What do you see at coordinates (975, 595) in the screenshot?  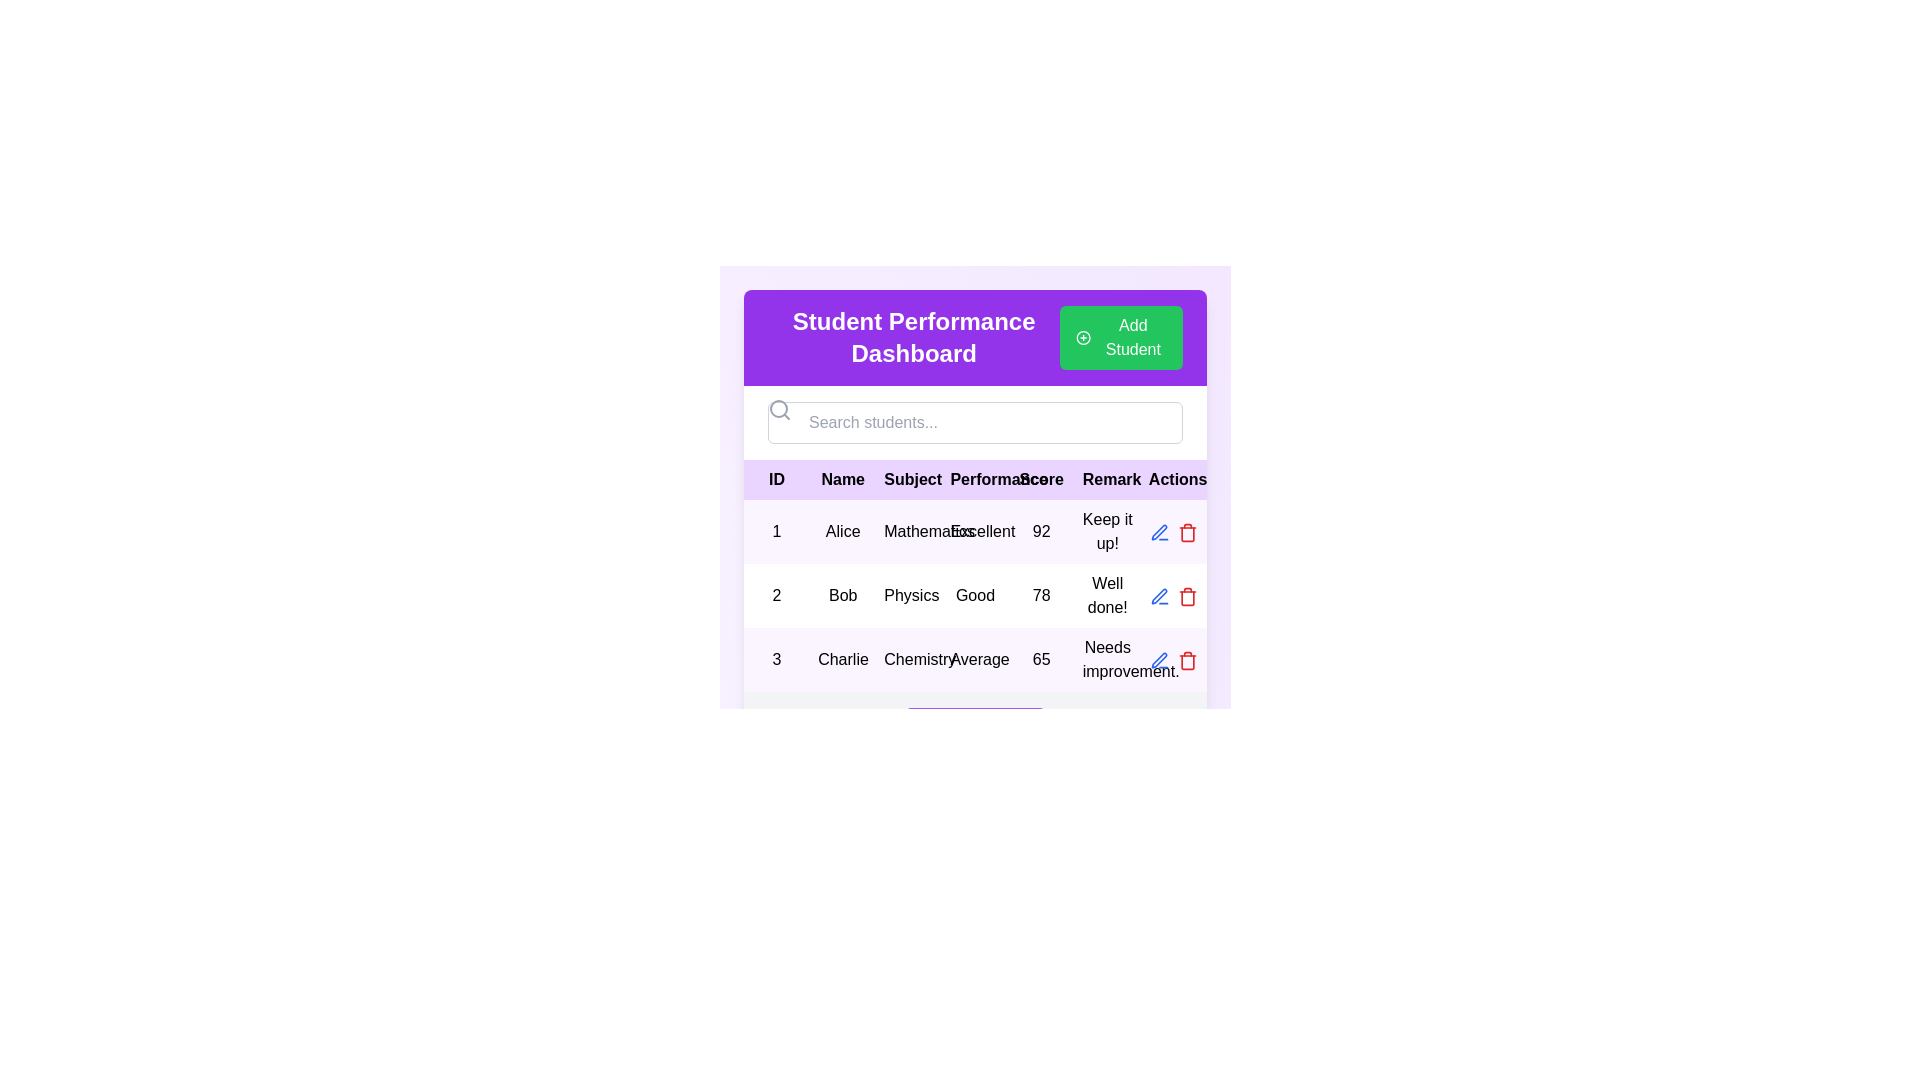 I see `static text label displaying 'Good' located in the second row of the table under the 'Performance' column, positioned between 'Physics' and '78'` at bounding box center [975, 595].